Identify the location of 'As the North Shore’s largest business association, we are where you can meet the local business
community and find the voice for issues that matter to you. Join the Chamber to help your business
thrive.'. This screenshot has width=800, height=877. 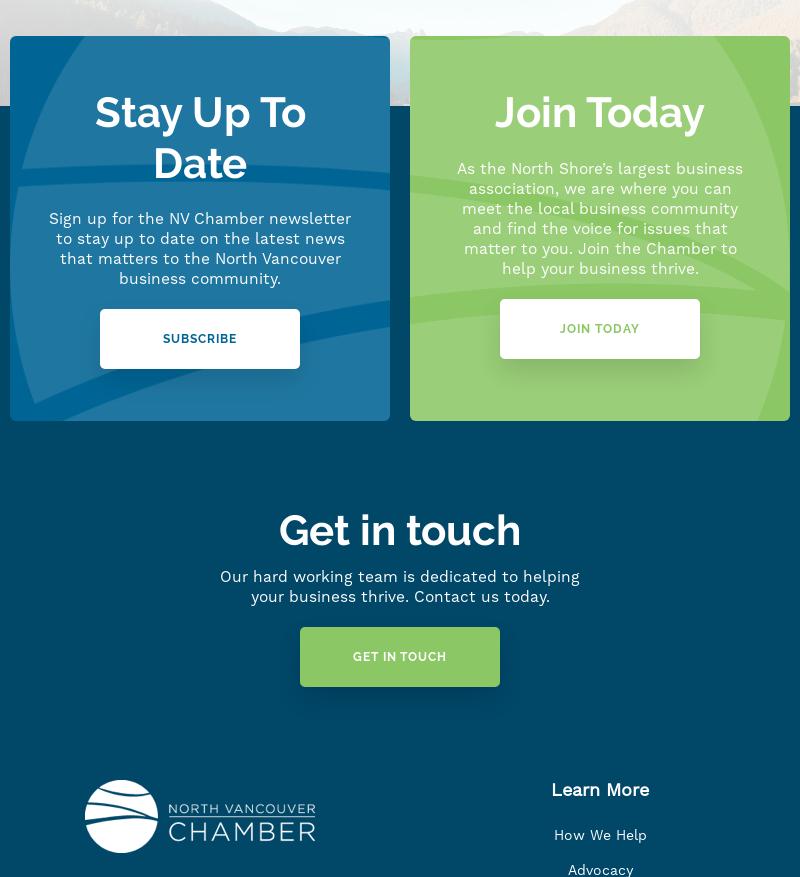
(600, 217).